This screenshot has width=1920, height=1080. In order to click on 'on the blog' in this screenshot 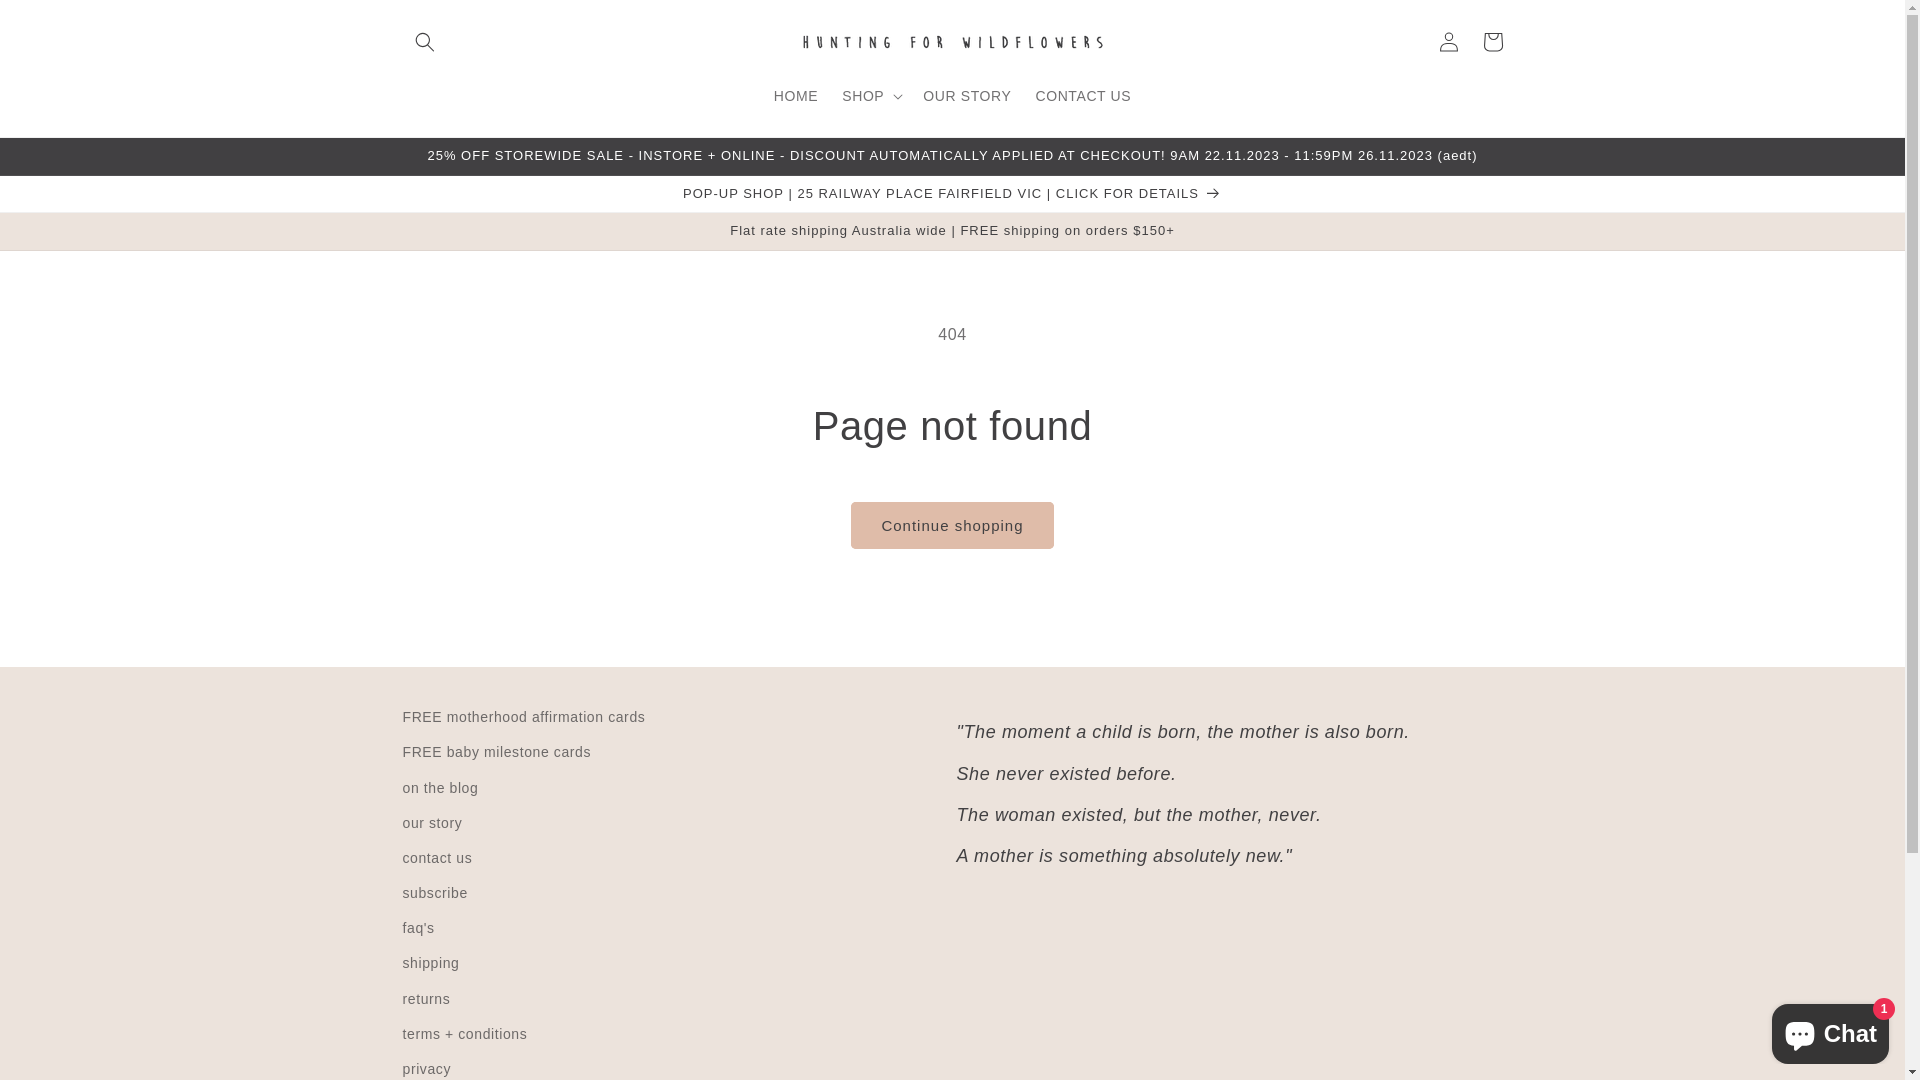, I will do `click(401, 787)`.